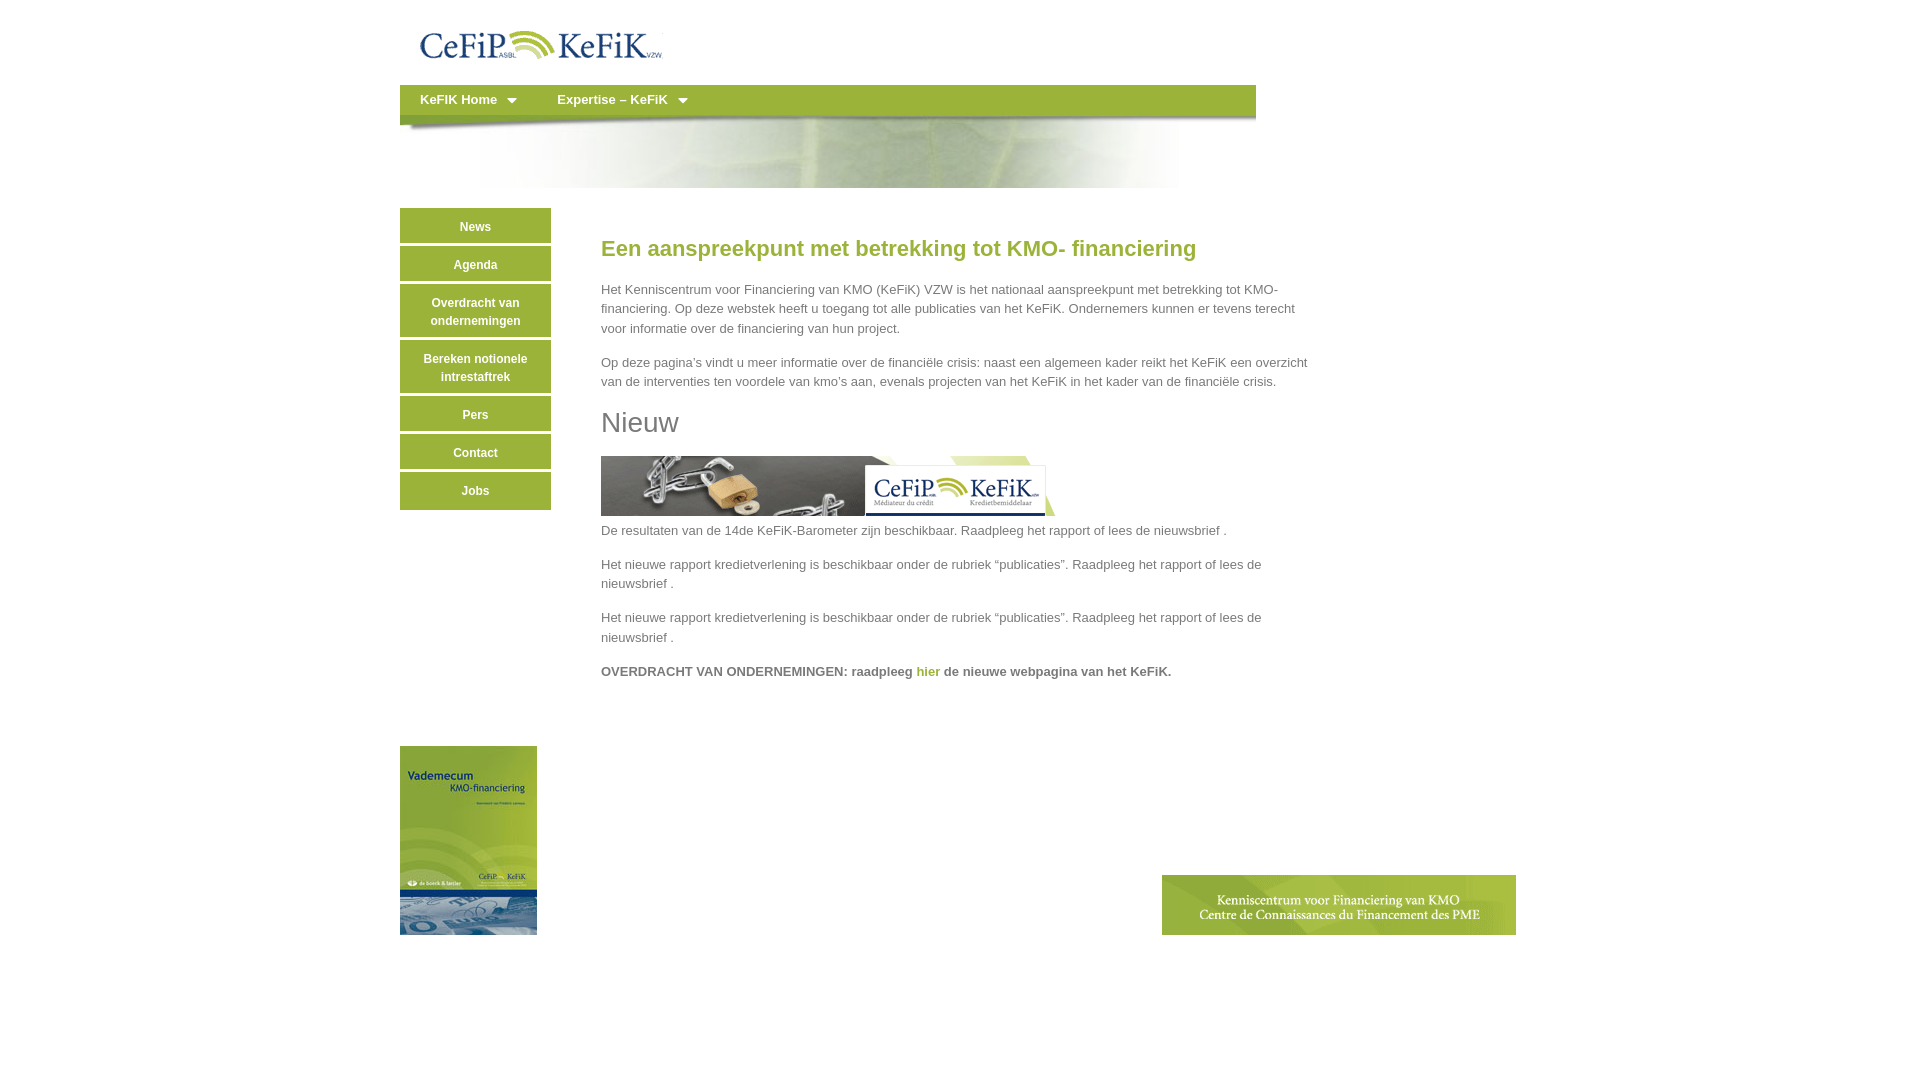  I want to click on 'Overdracht van ondernemingen', so click(399, 312).